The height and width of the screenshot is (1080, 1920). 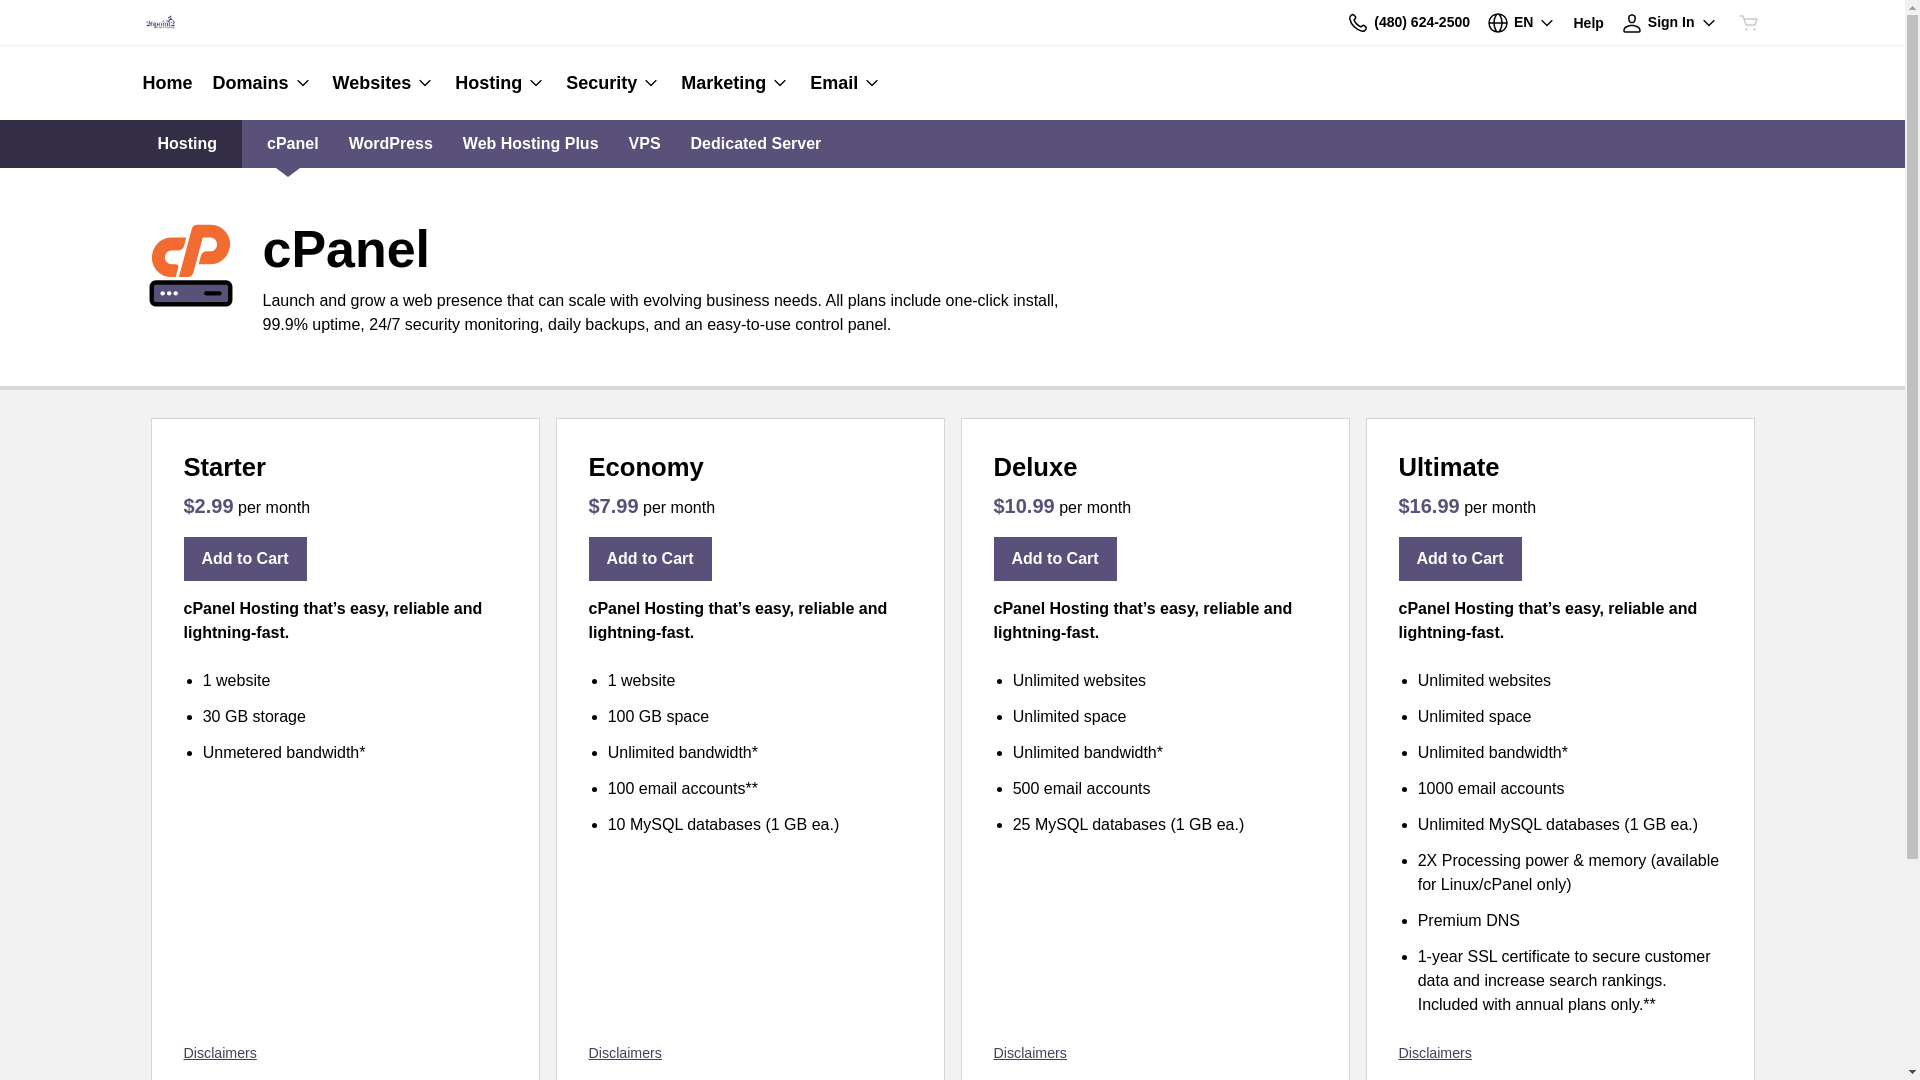 I want to click on 'Sign In', so click(x=1669, y=22).